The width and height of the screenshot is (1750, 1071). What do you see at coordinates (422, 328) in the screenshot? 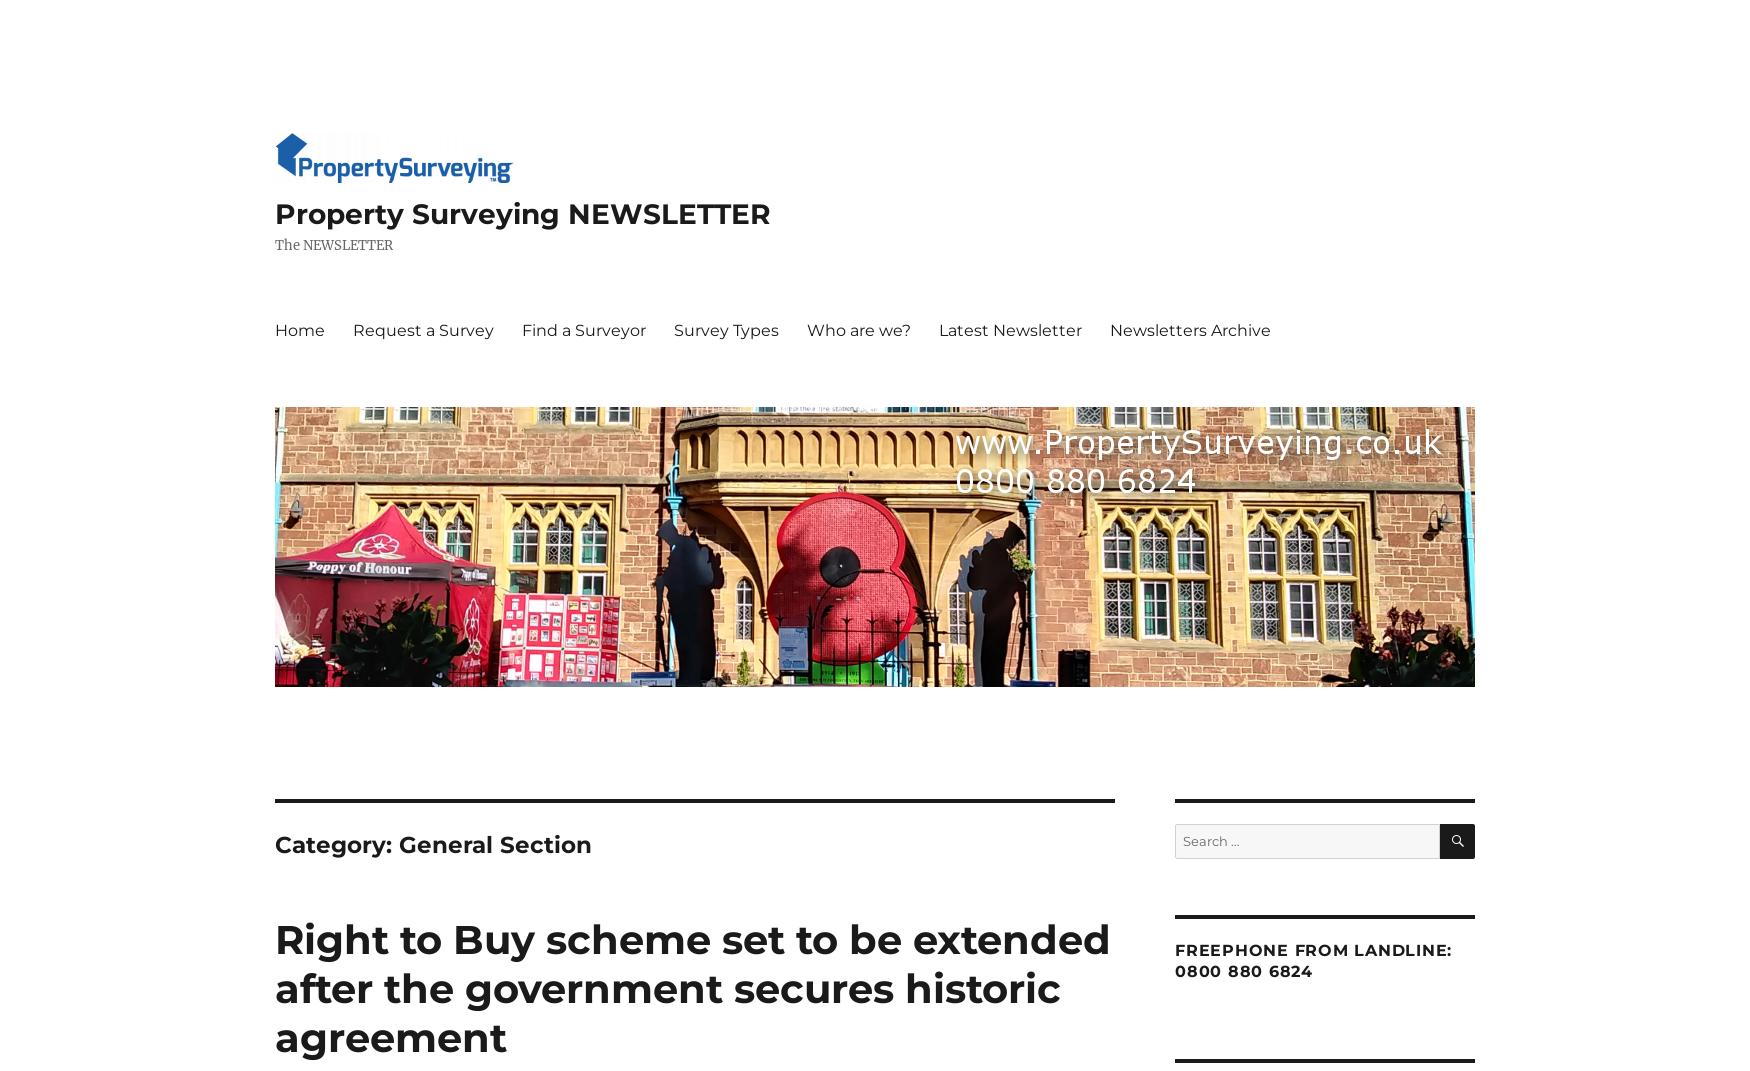
I see `'Request a Survey'` at bounding box center [422, 328].